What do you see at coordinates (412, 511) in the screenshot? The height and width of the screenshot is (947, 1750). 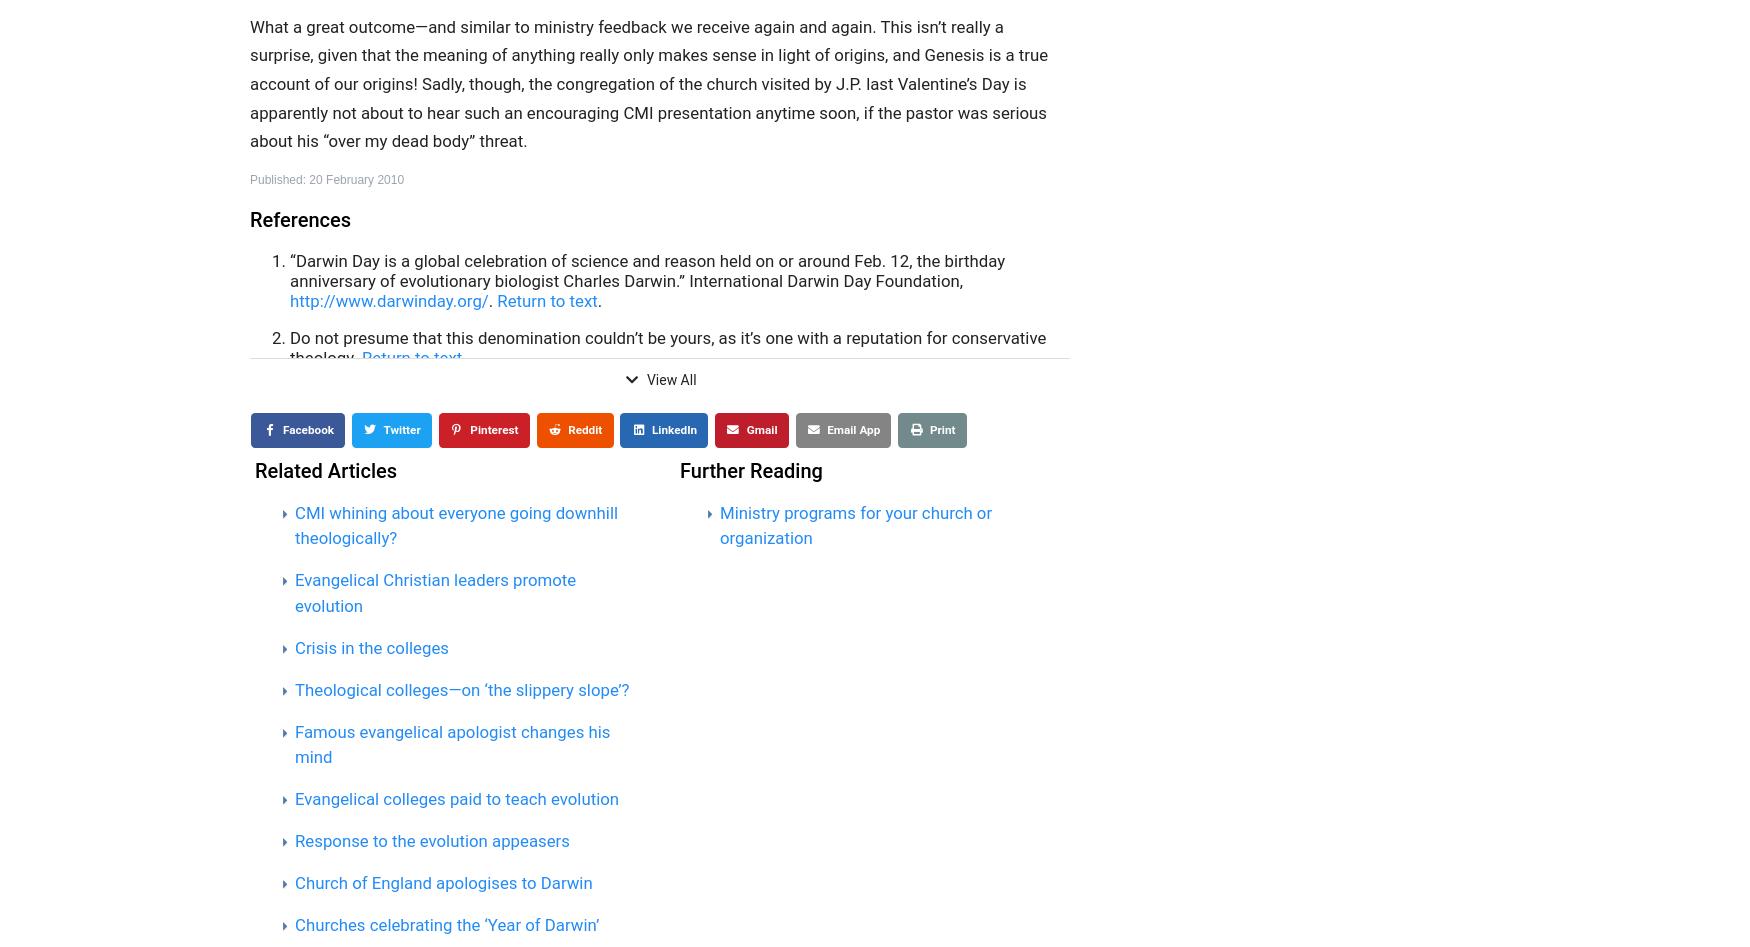 I see `'Adrian Bates'` at bounding box center [412, 511].